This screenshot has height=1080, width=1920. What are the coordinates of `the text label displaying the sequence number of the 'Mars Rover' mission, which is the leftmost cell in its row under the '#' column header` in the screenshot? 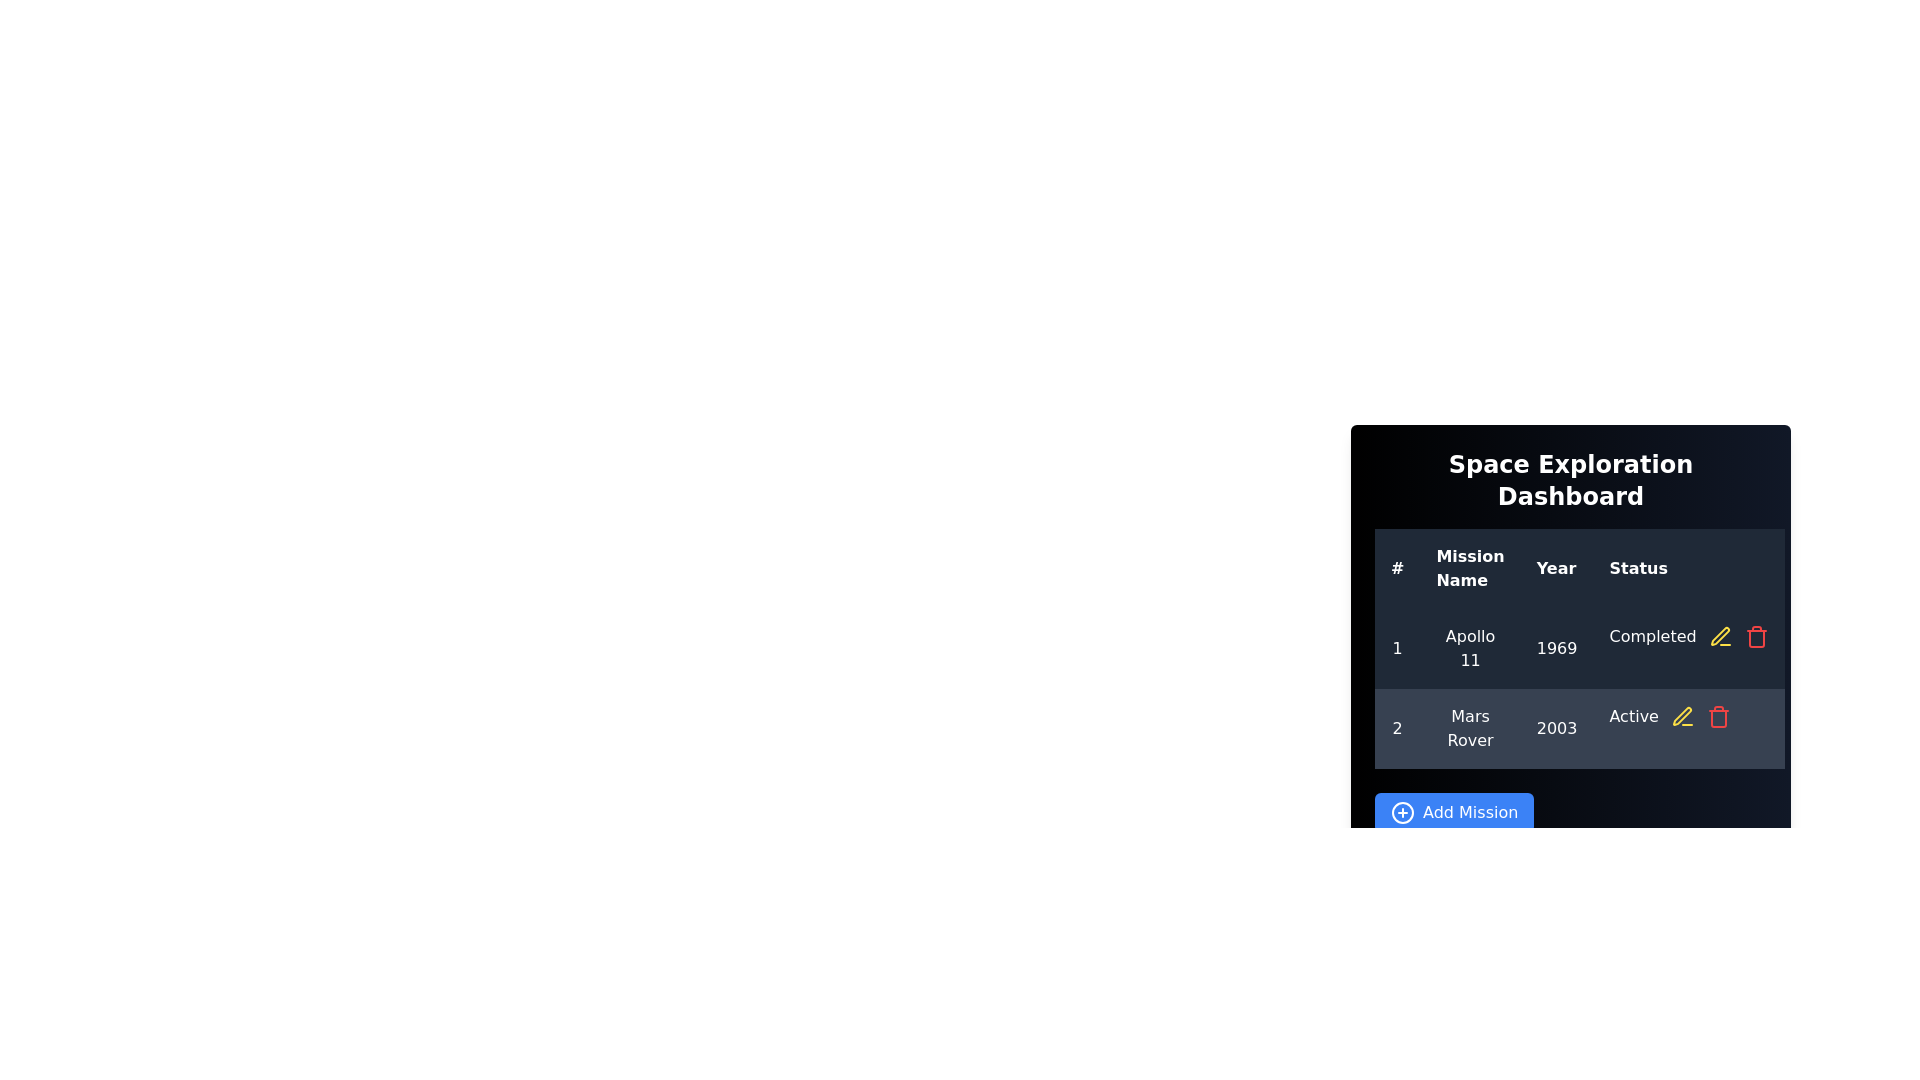 It's located at (1396, 729).